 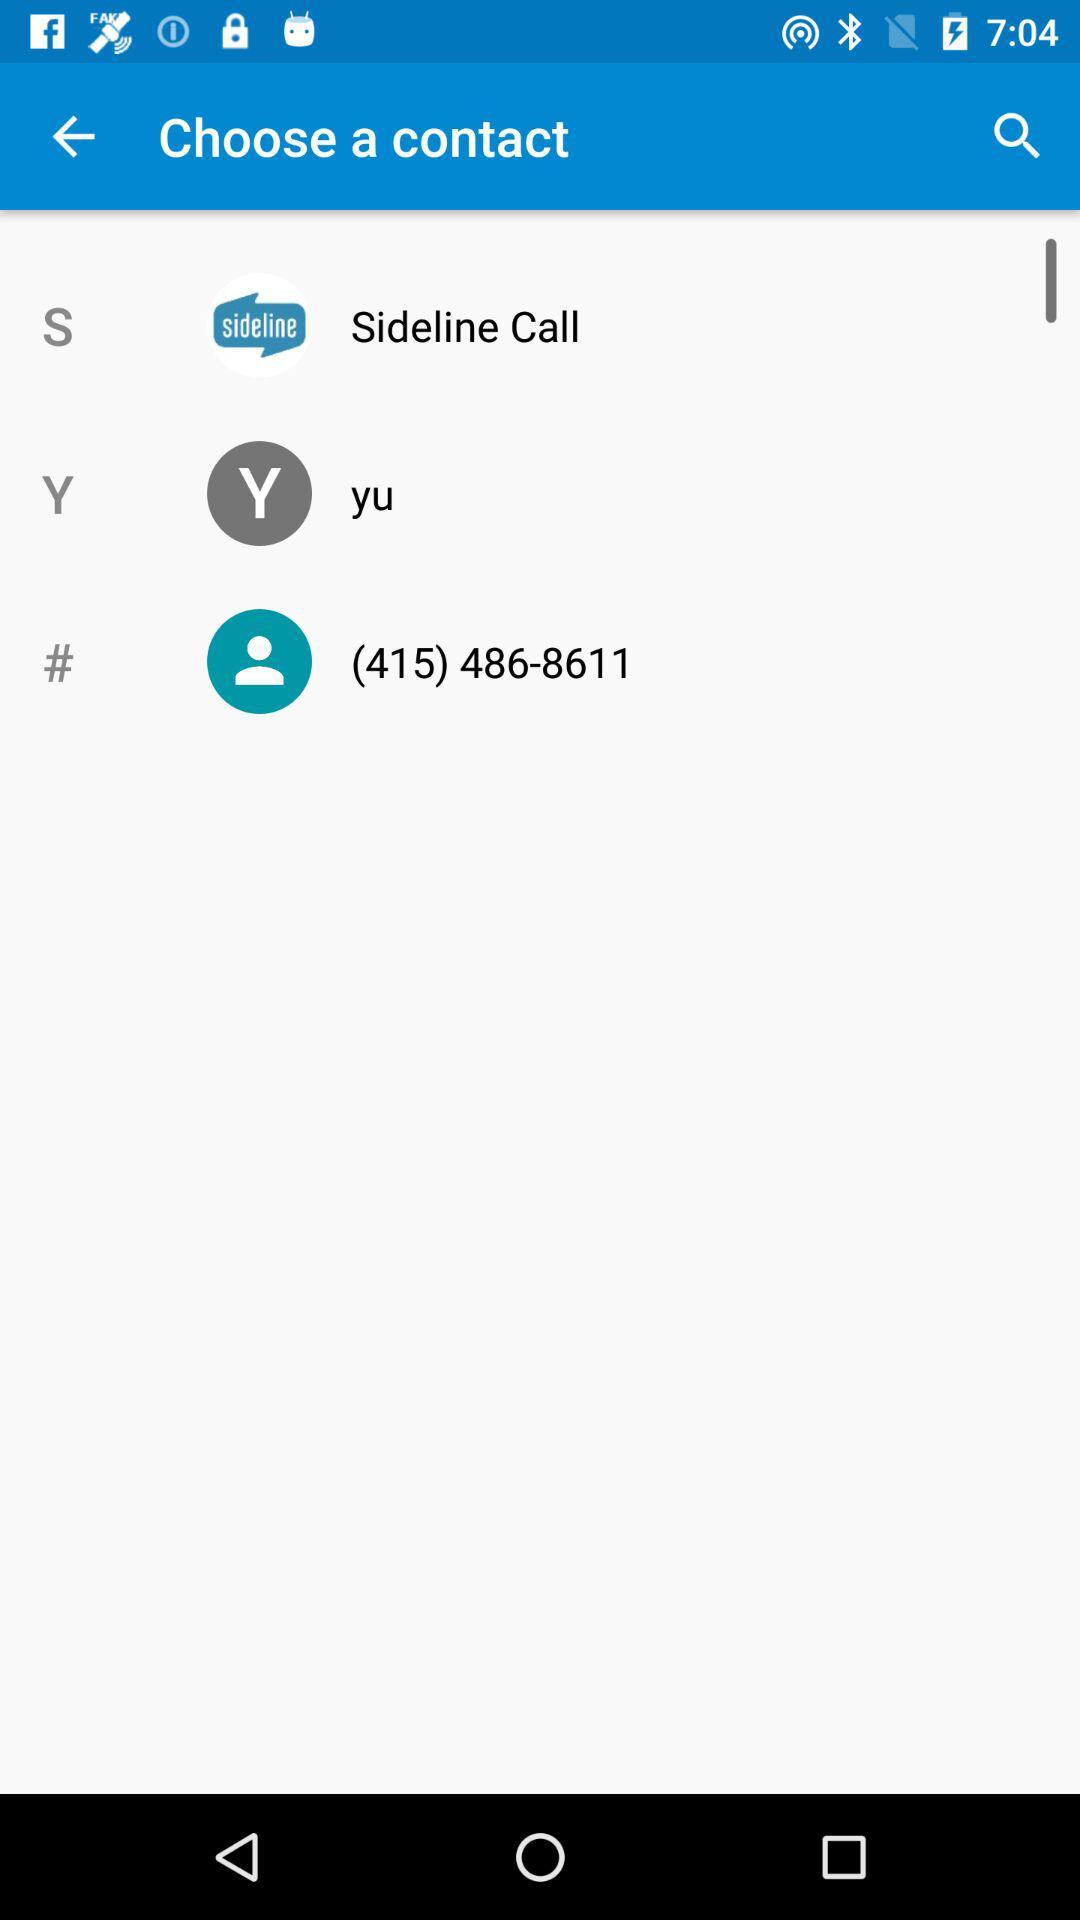 I want to click on icon above the s app, so click(x=72, y=135).